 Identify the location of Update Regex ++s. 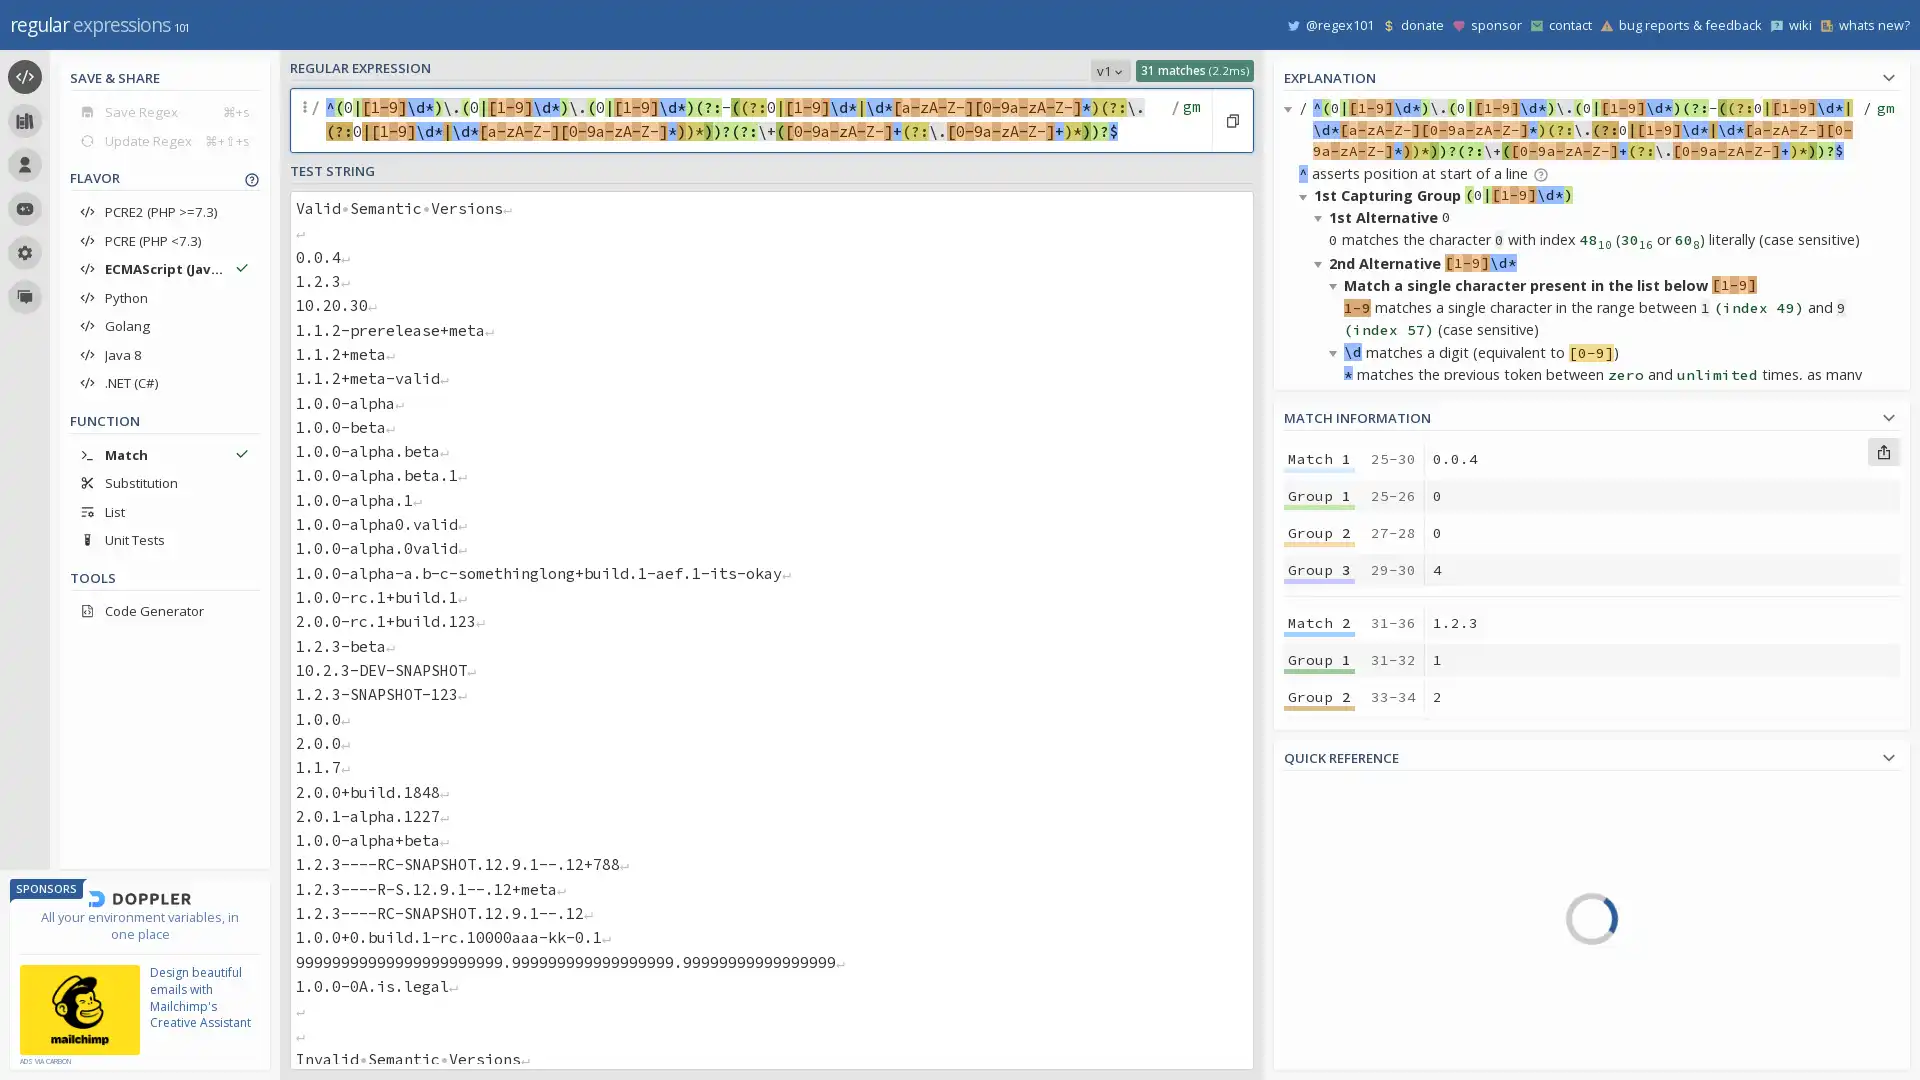
(164, 139).